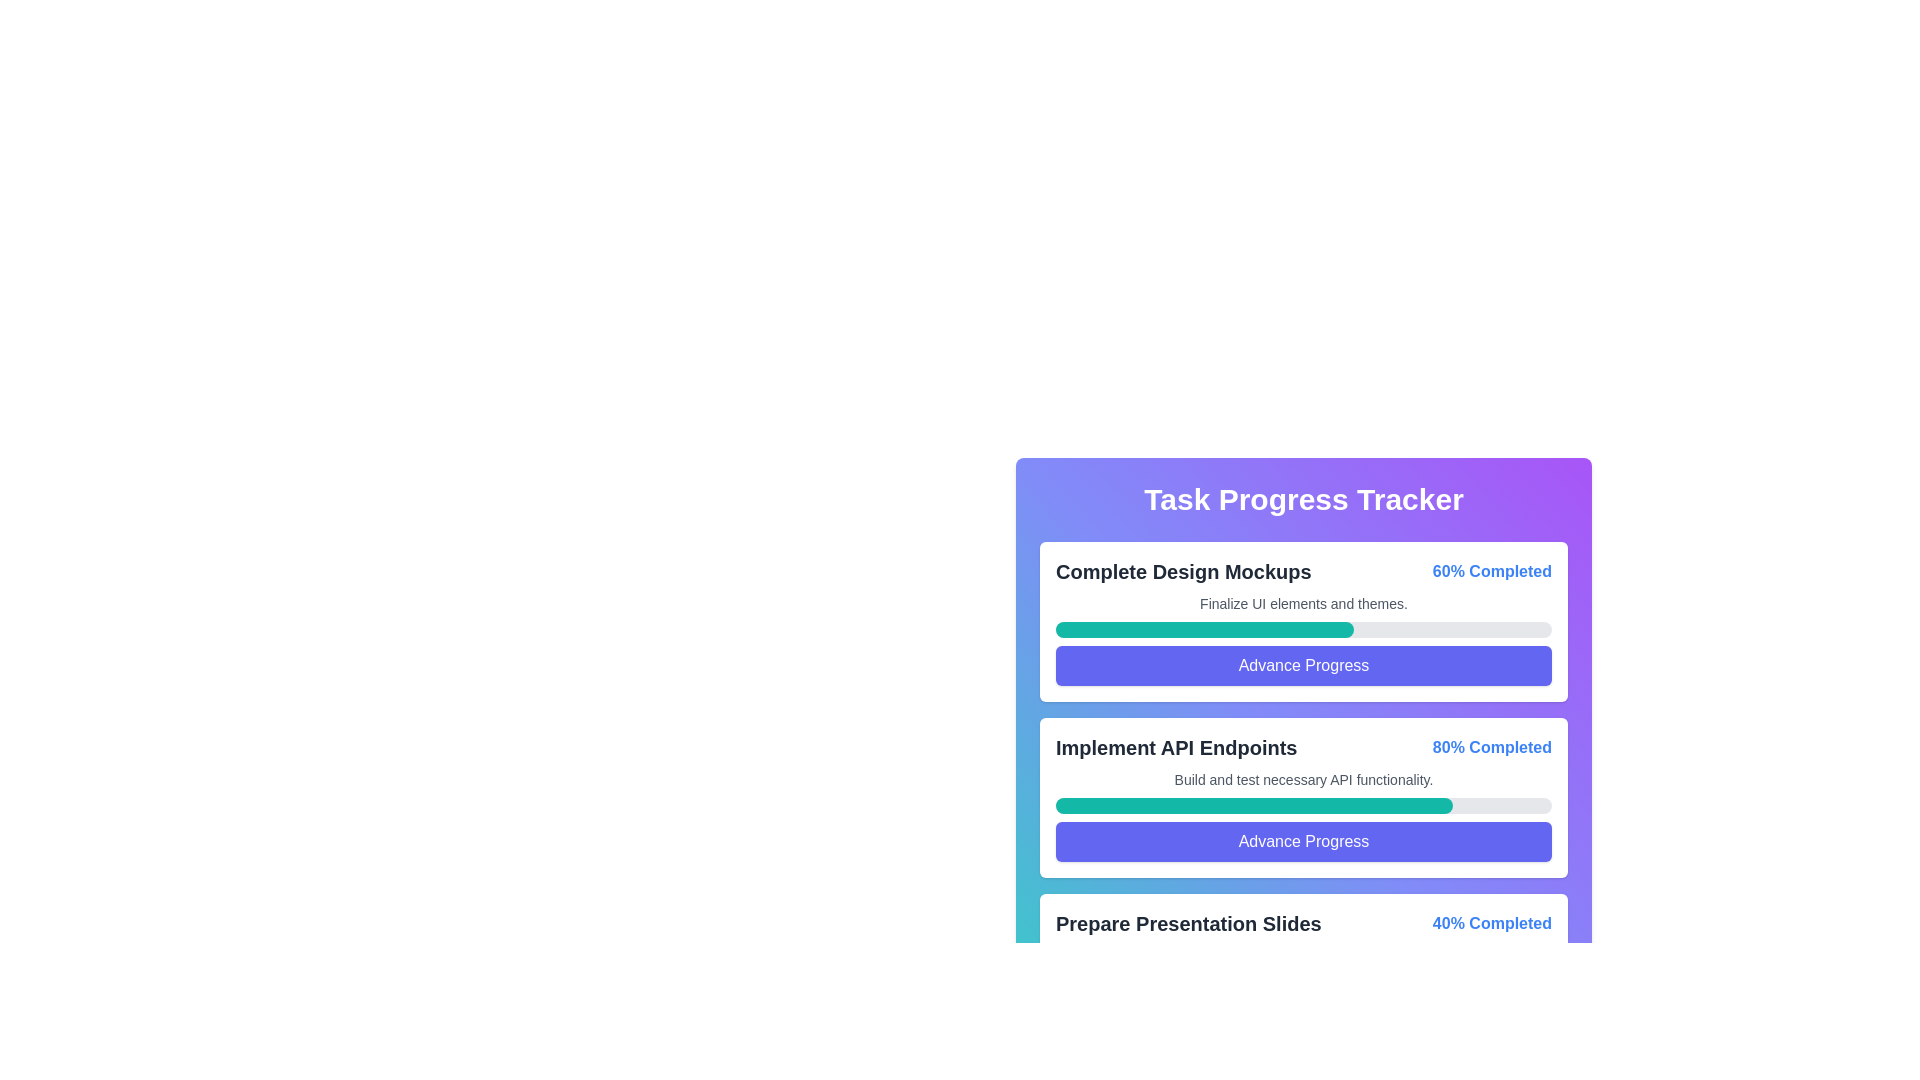 This screenshot has height=1080, width=1920. I want to click on the text label that reads 'Complete Design Mockups' which is styled in bold and dark gray, located at the top-left corner of the task card, aligned with the progress percentage text, so click(1183, 571).